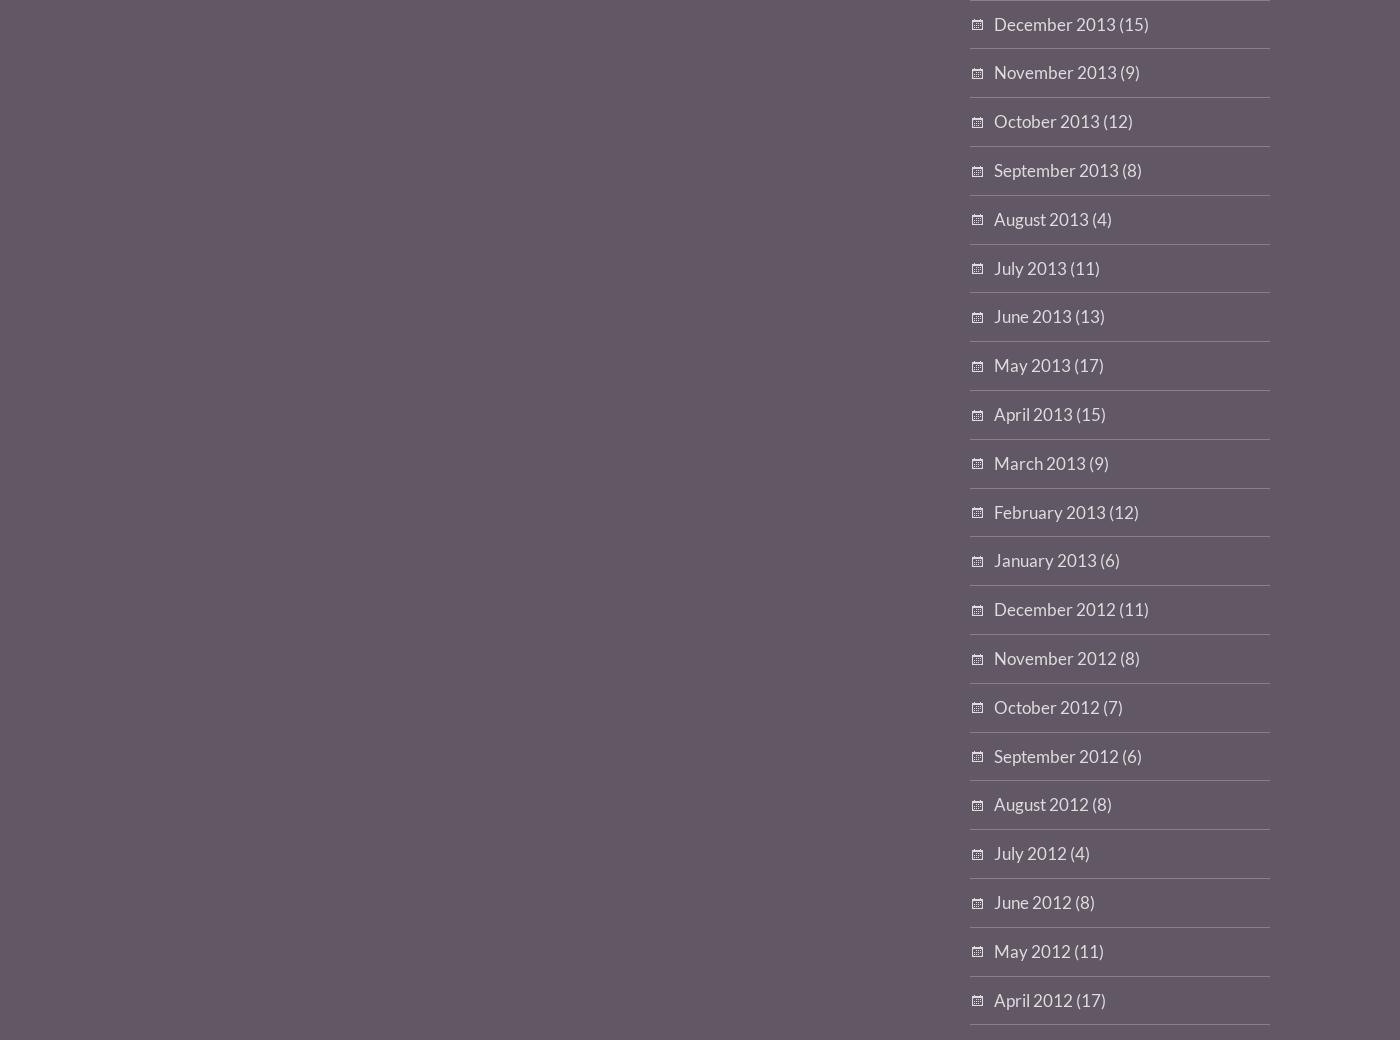  What do you see at coordinates (1088, 315) in the screenshot?
I see `'(13)'` at bounding box center [1088, 315].